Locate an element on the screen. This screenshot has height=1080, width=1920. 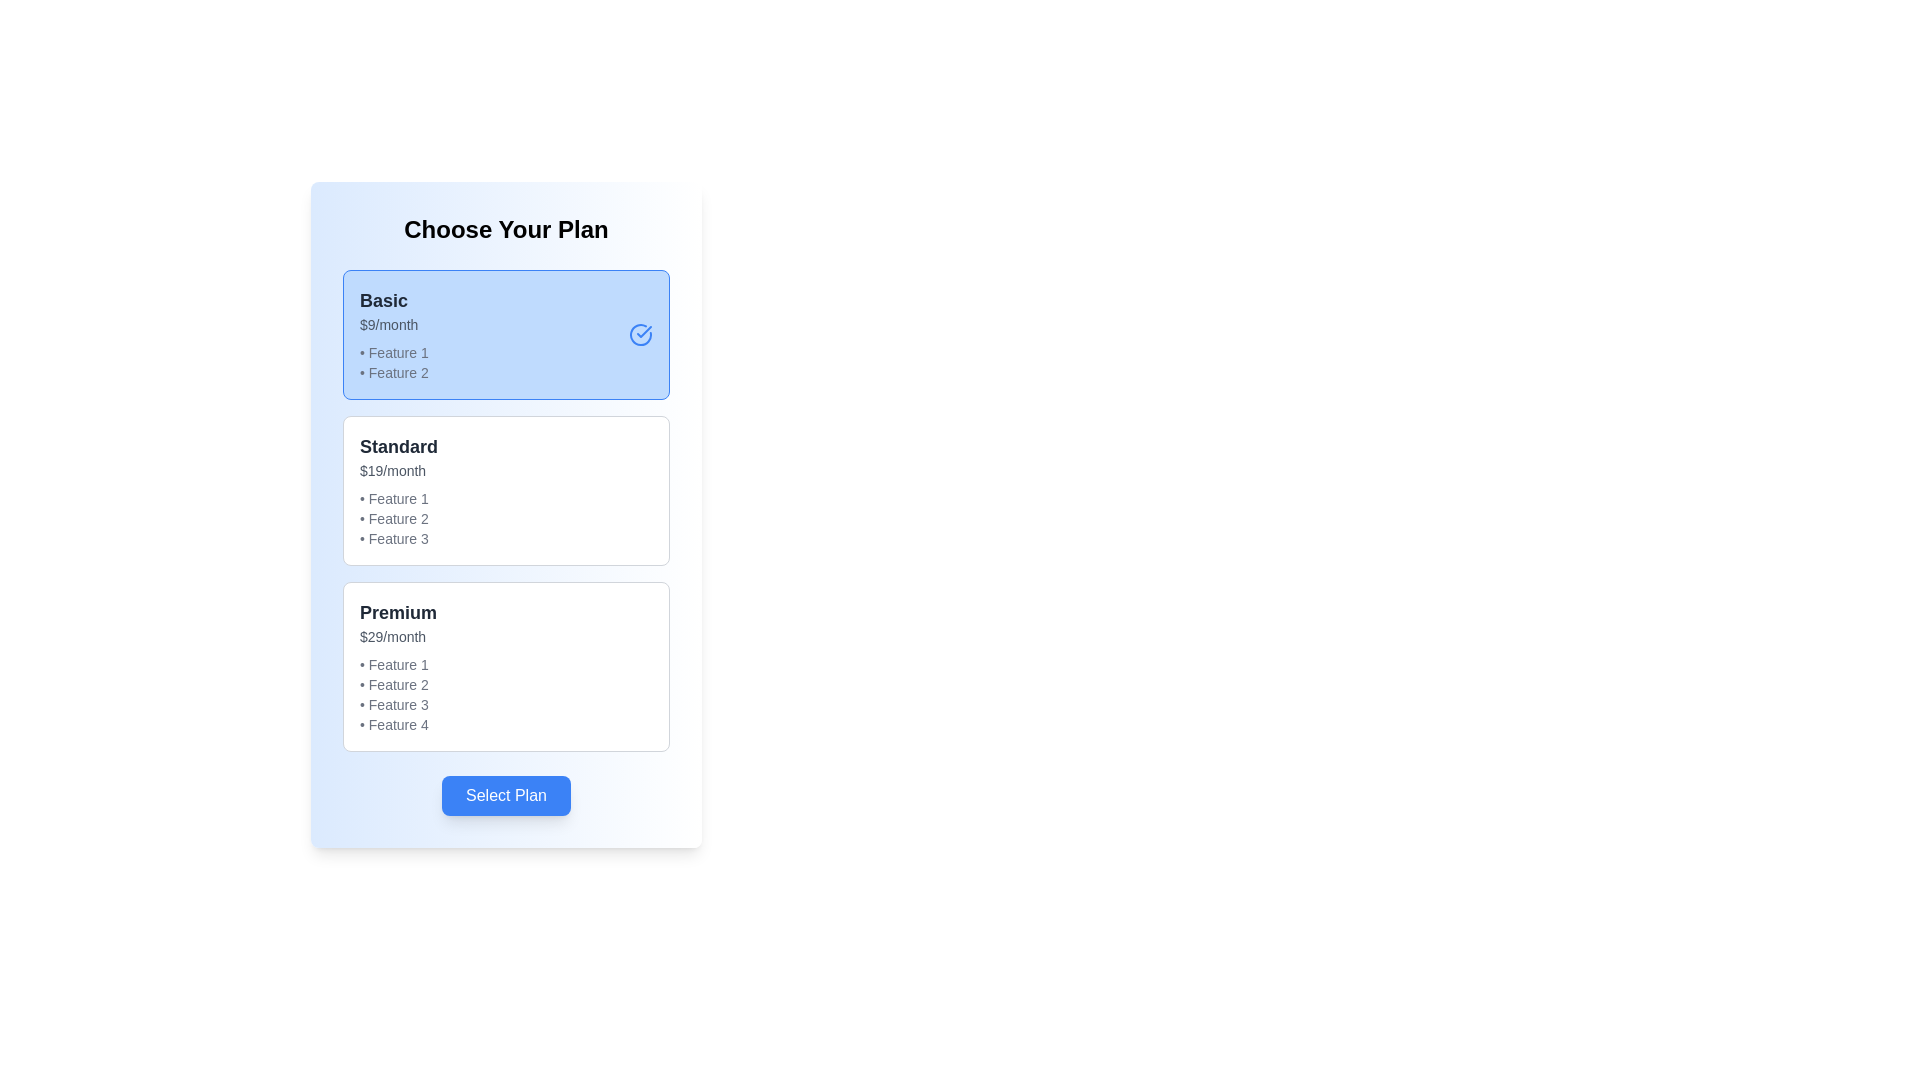
the second bullet point text label that details the features of the 'Standard' plan, located between 'Feature 1' and 'Feature 3' is located at coordinates (398, 518).